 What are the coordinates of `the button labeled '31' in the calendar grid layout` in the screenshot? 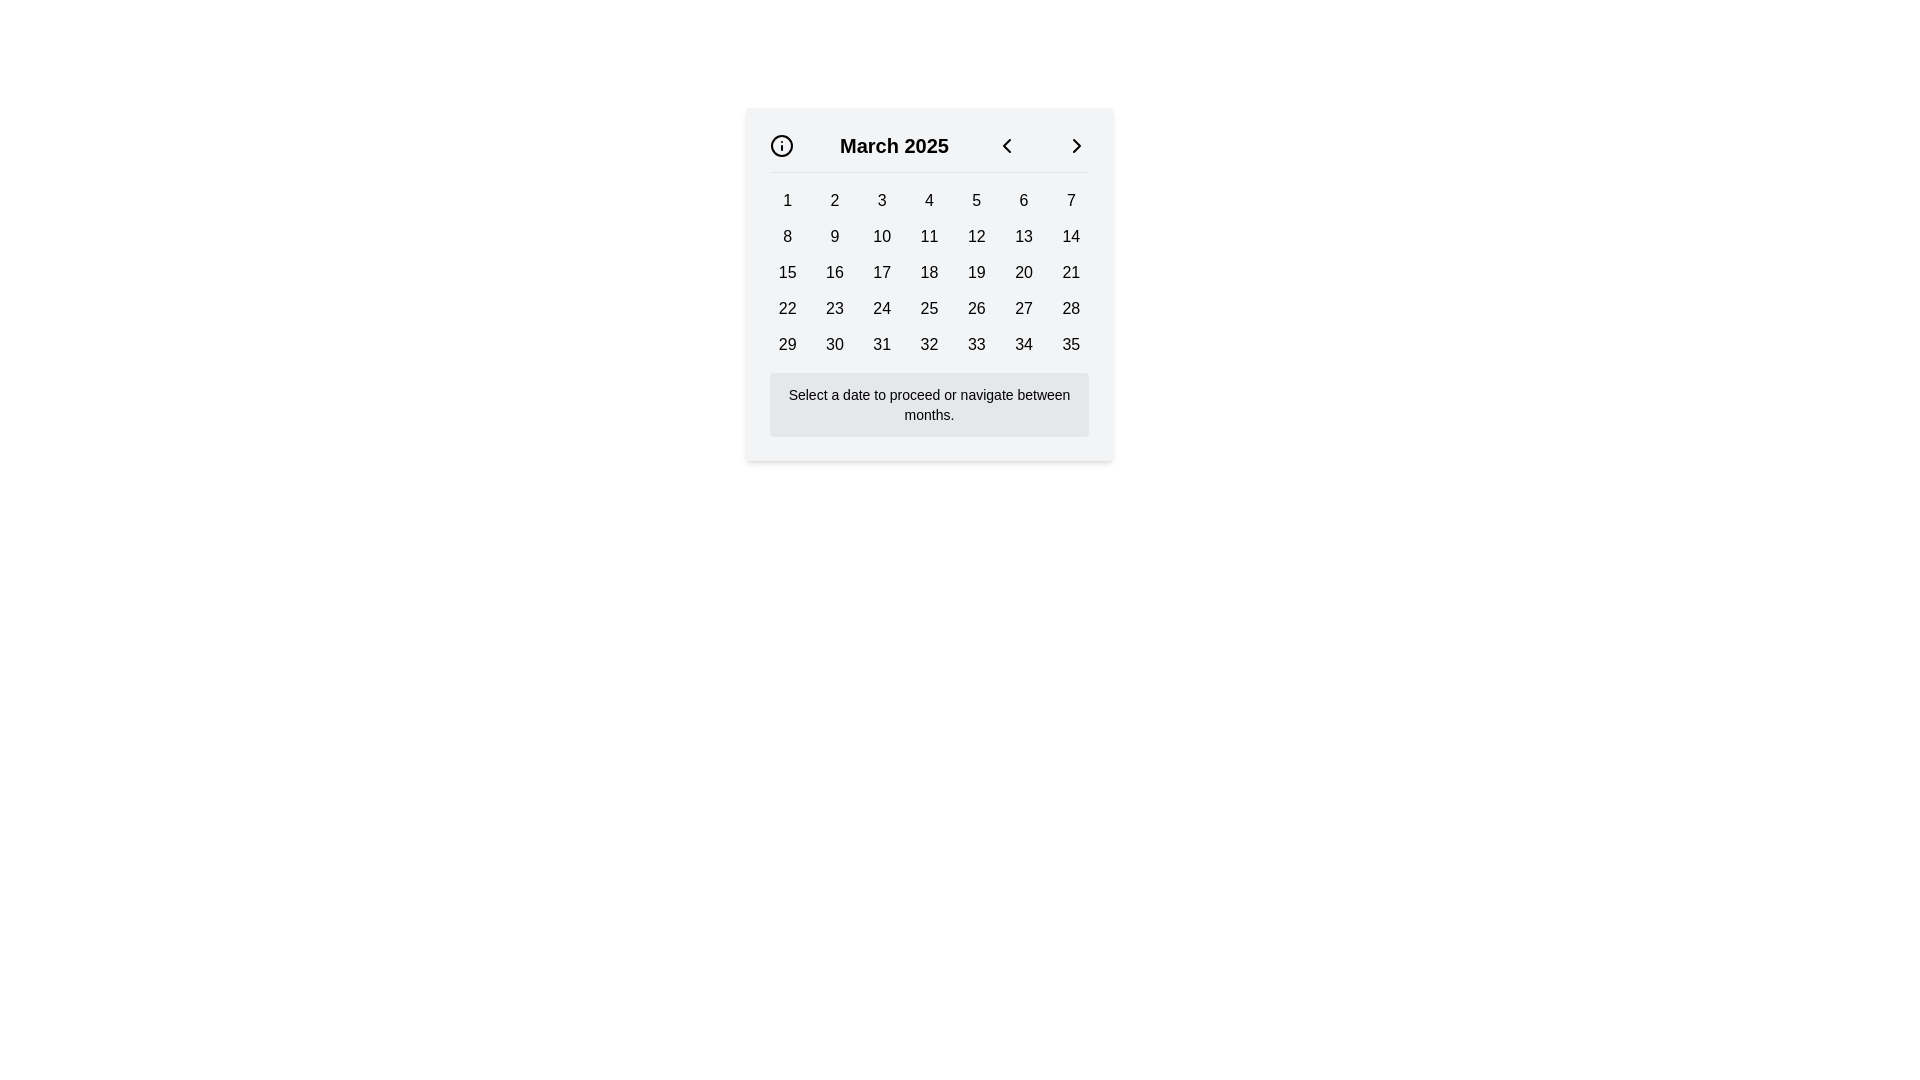 It's located at (881, 343).